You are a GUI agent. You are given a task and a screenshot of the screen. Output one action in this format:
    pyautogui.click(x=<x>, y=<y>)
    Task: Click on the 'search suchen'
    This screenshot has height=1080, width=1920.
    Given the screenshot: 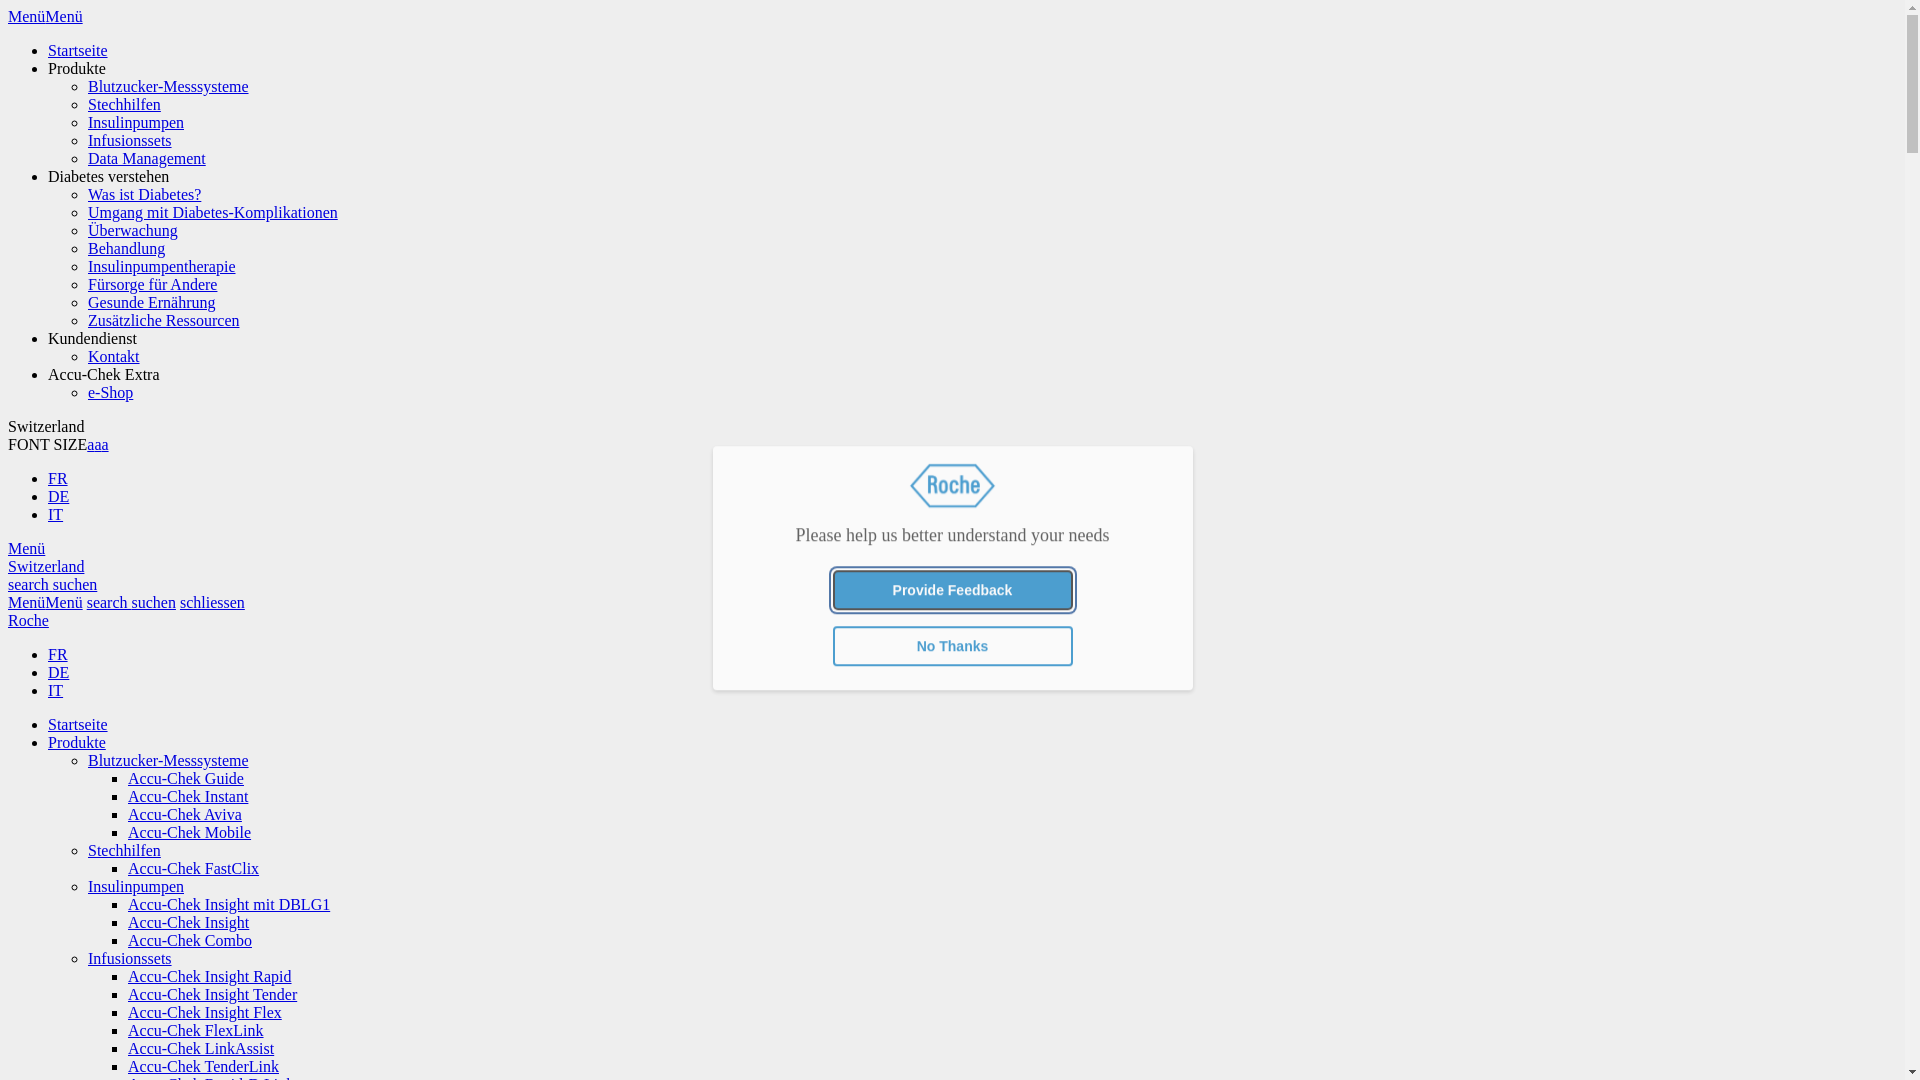 What is the action you would take?
    pyautogui.click(x=52, y=584)
    